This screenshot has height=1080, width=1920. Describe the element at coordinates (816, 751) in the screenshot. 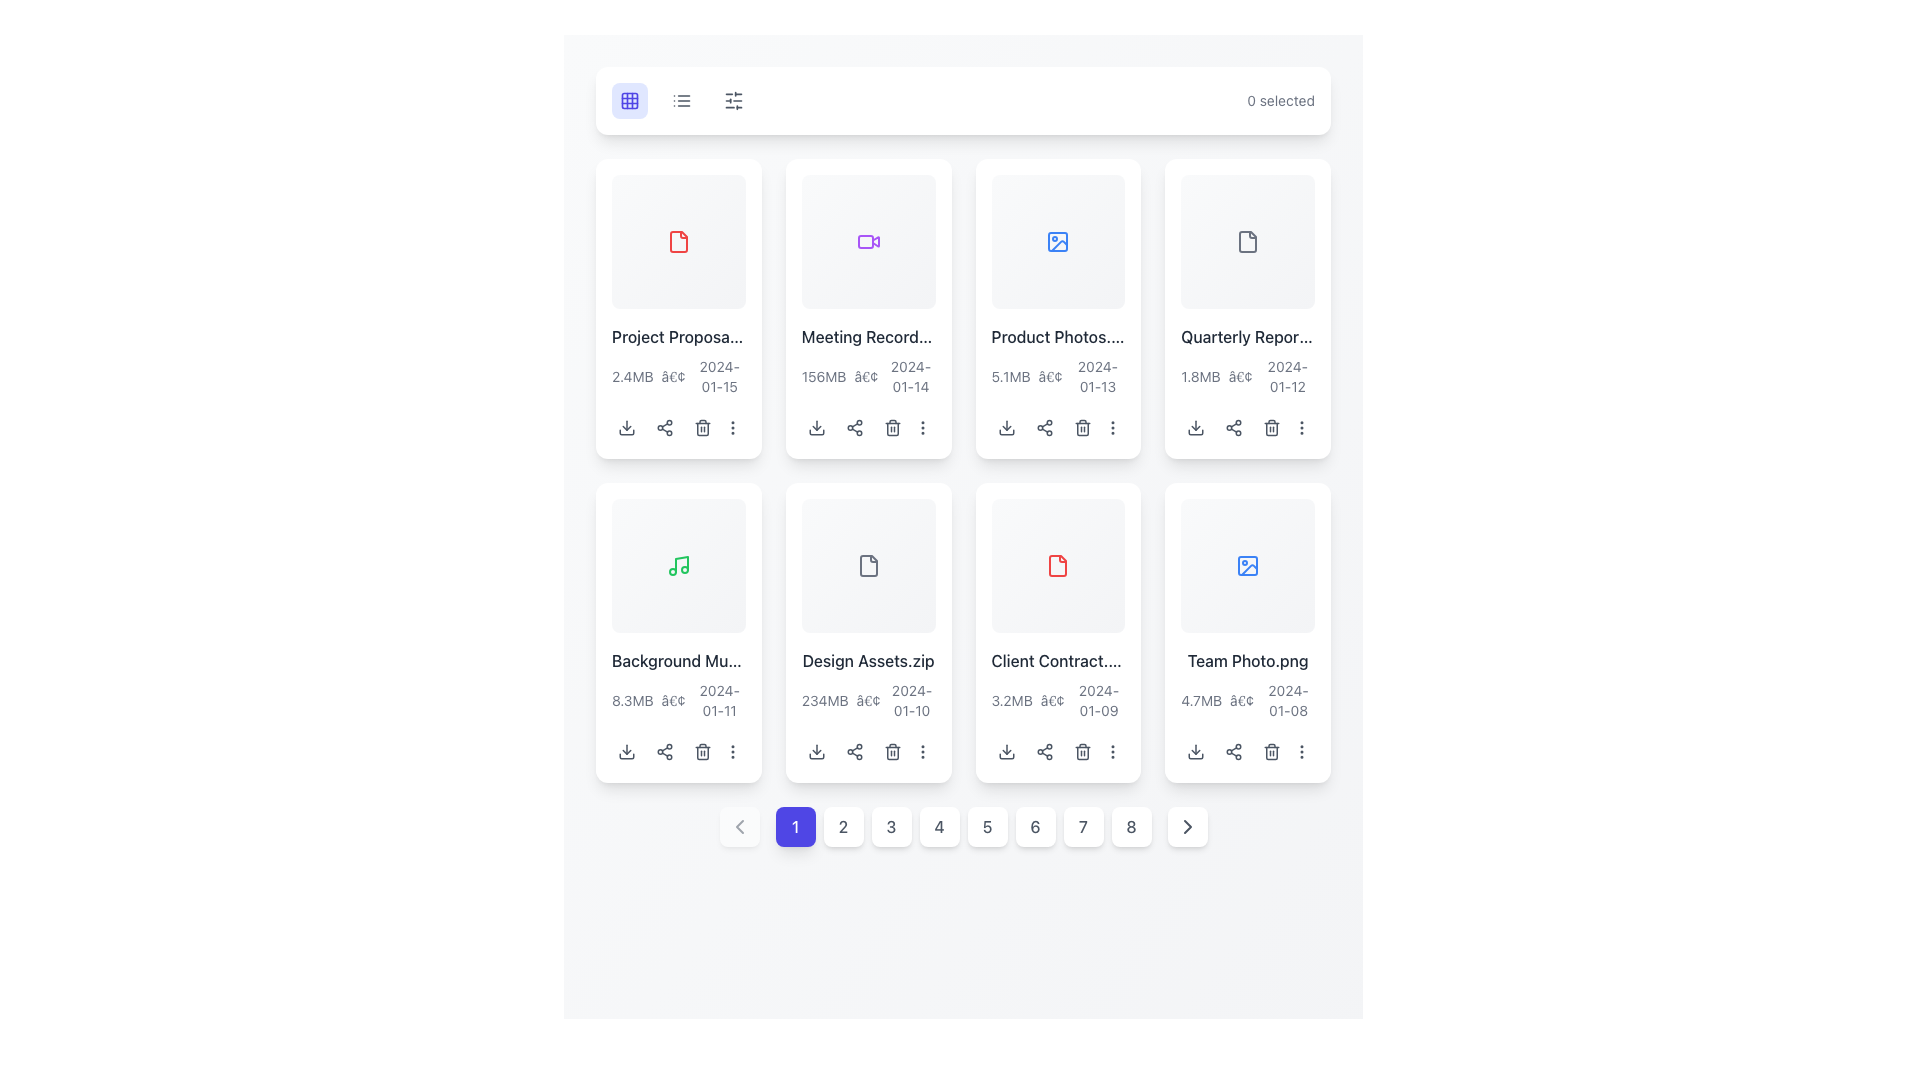

I see `the download button for the 'Design Assets.zip' file located within its card, positioned below the file name and details, to initiate the download` at that location.